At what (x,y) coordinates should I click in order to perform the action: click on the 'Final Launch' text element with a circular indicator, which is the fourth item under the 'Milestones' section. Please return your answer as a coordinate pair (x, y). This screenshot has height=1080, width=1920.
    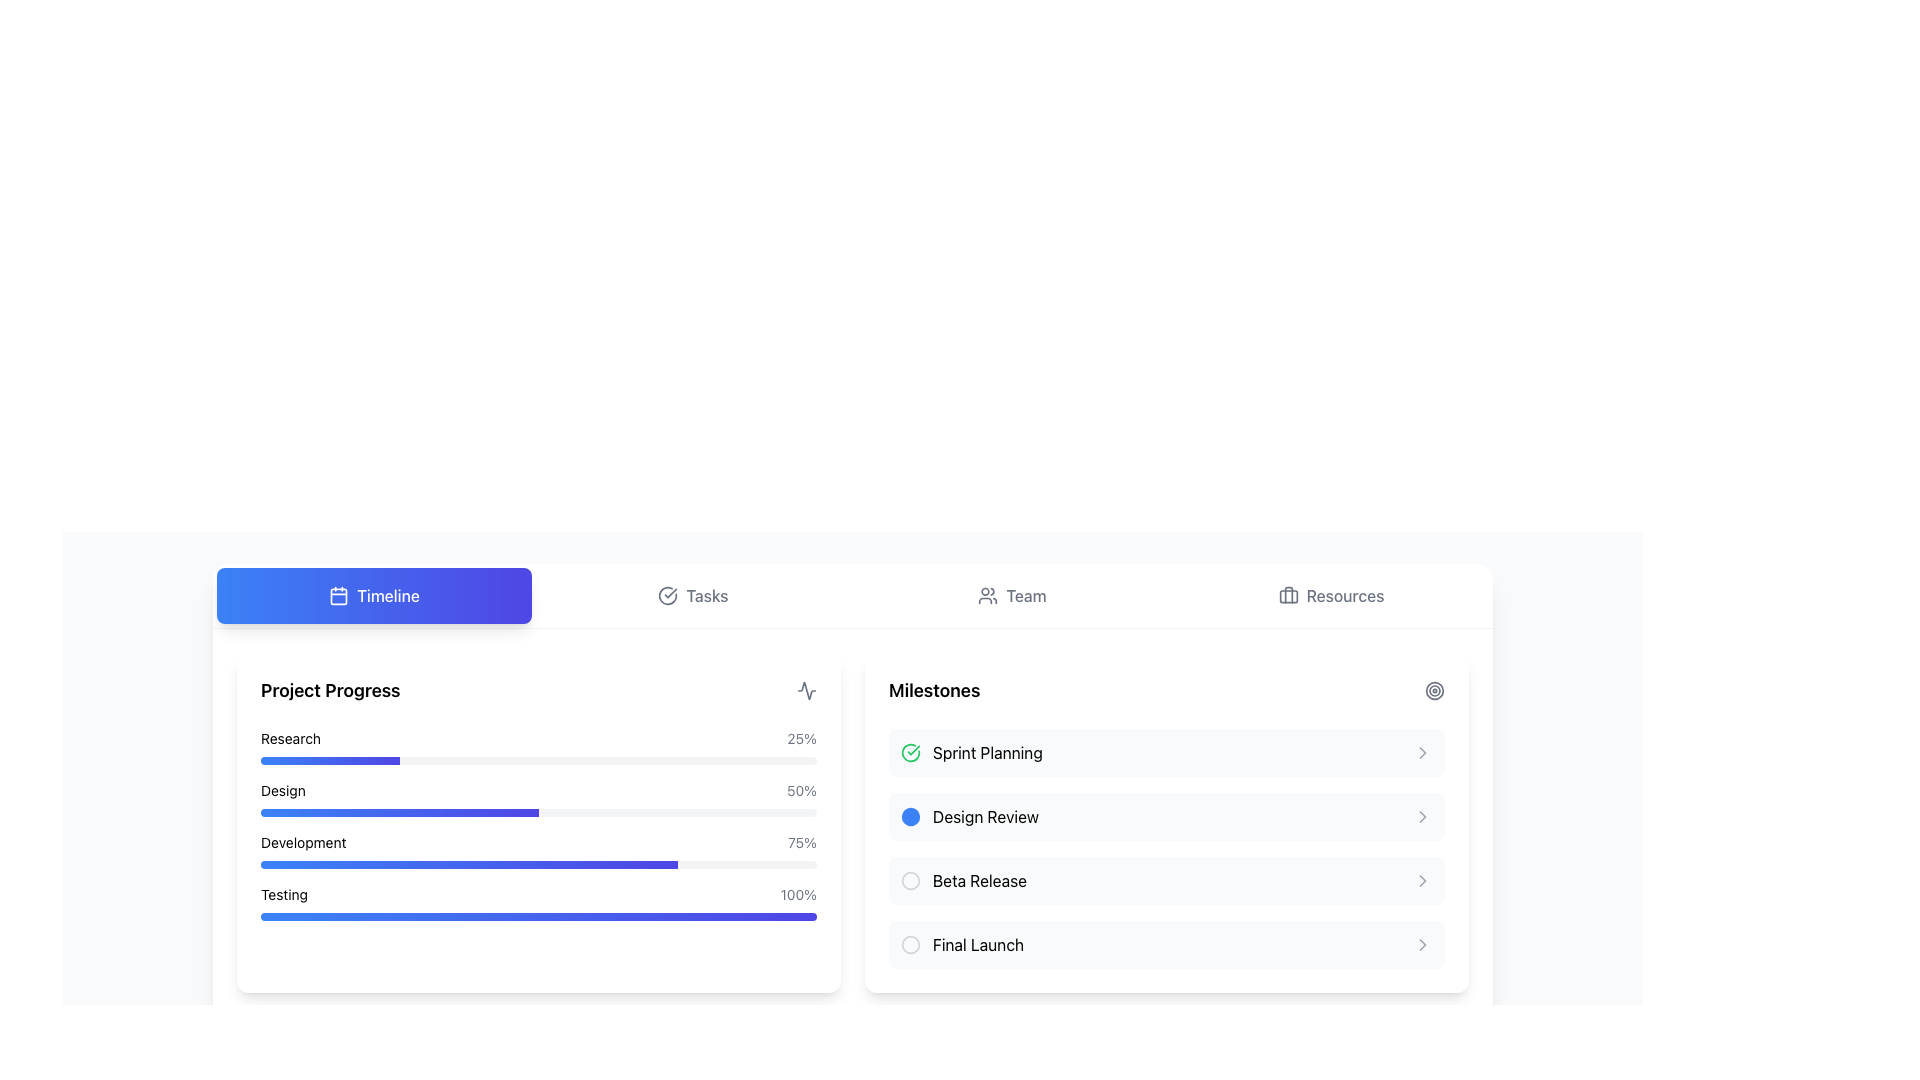
    Looking at the image, I should click on (962, 945).